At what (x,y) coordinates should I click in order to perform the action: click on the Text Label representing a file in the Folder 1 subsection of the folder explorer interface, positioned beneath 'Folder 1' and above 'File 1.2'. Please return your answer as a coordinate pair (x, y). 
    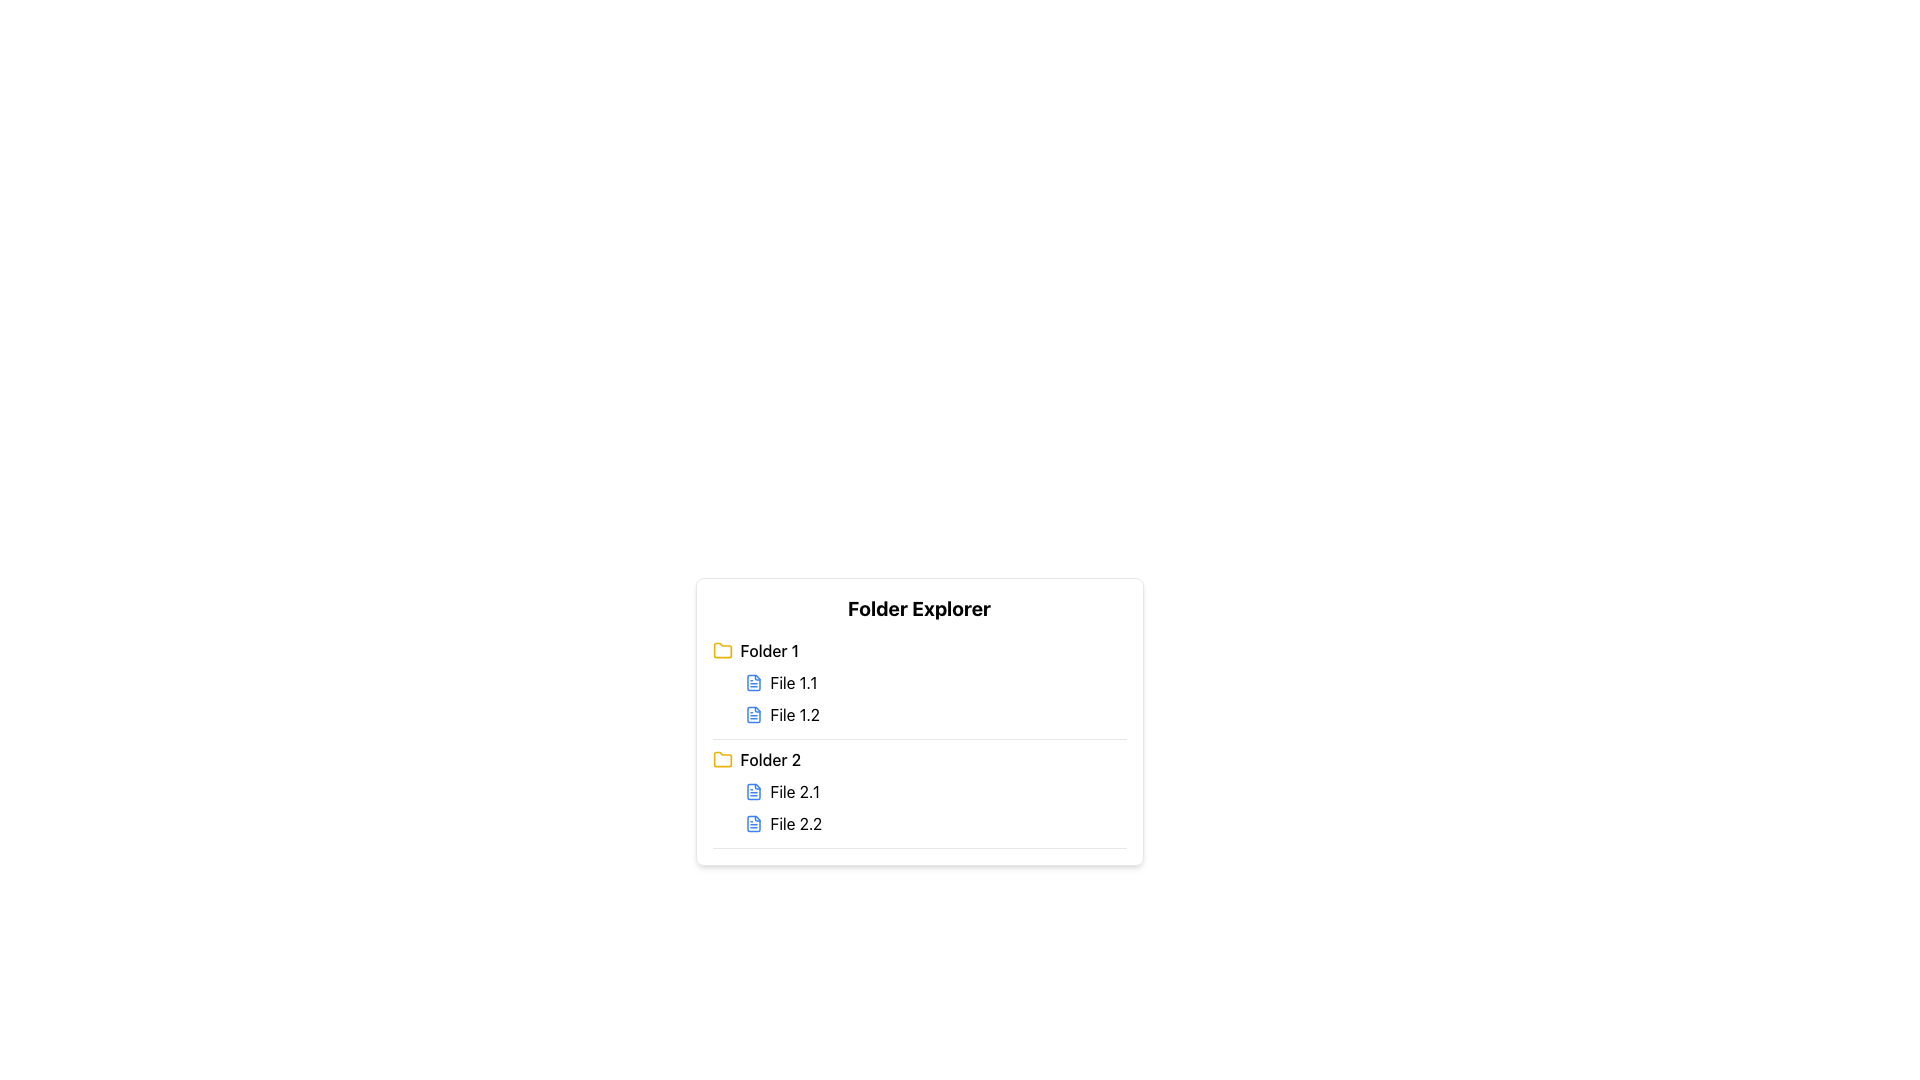
    Looking at the image, I should click on (793, 681).